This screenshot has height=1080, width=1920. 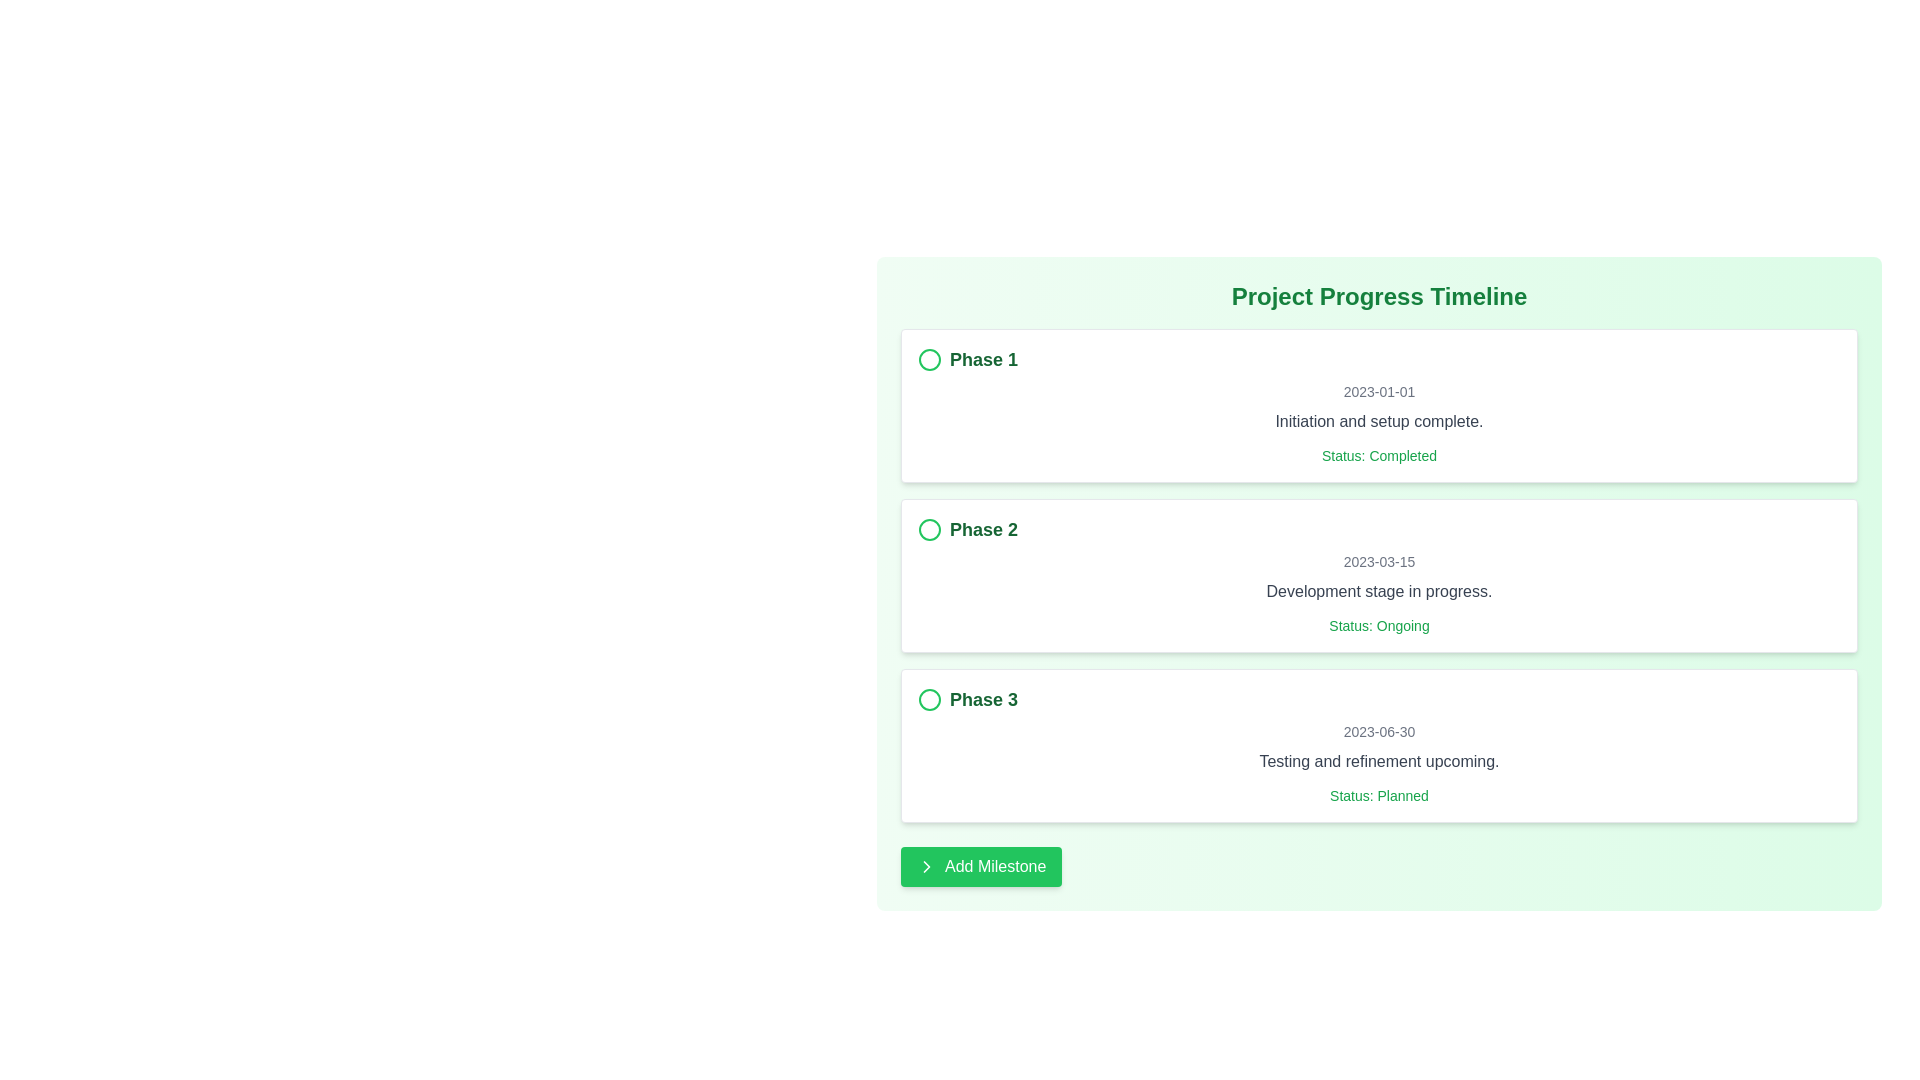 I want to click on the project phase summary card located in the third position of the vertically stacked list, which includes text and an icon indicating the phase's identifier, date, description, and status, so click(x=1378, y=745).